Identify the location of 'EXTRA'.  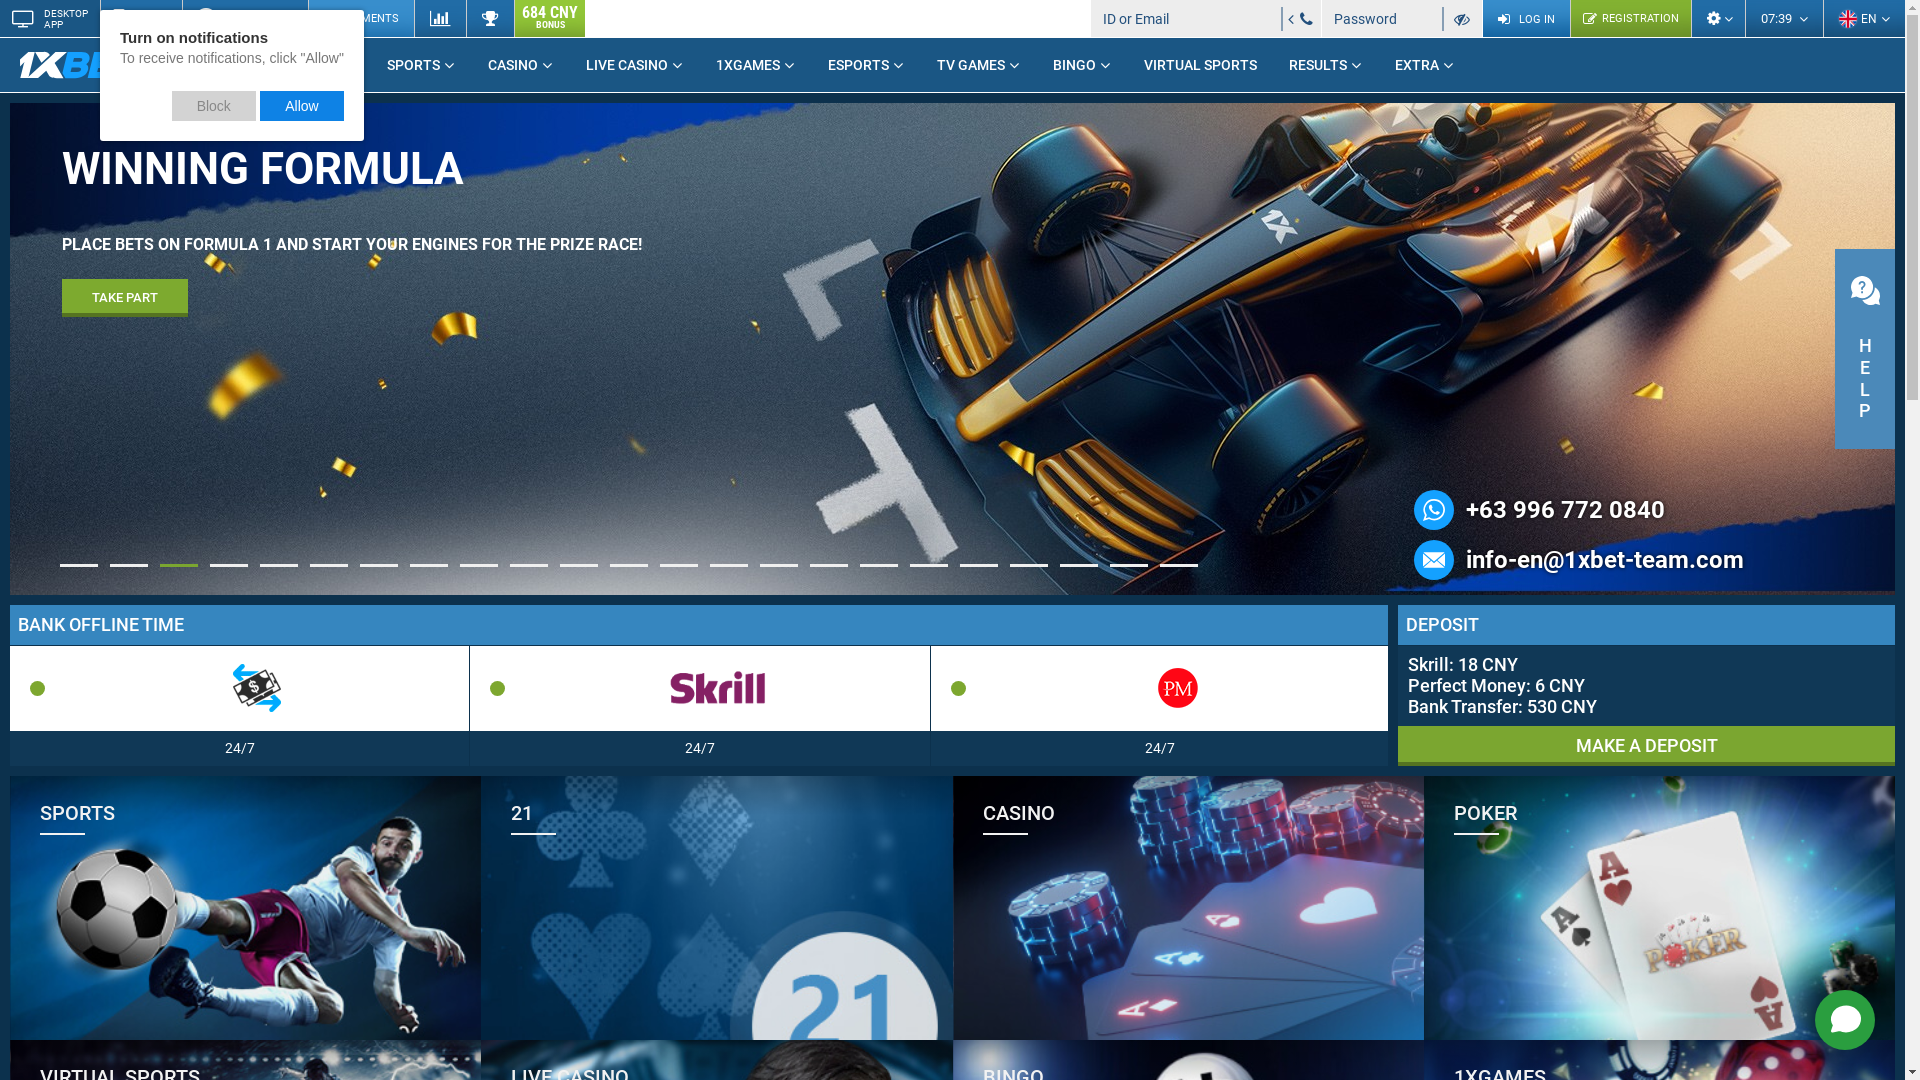
(1424, 64).